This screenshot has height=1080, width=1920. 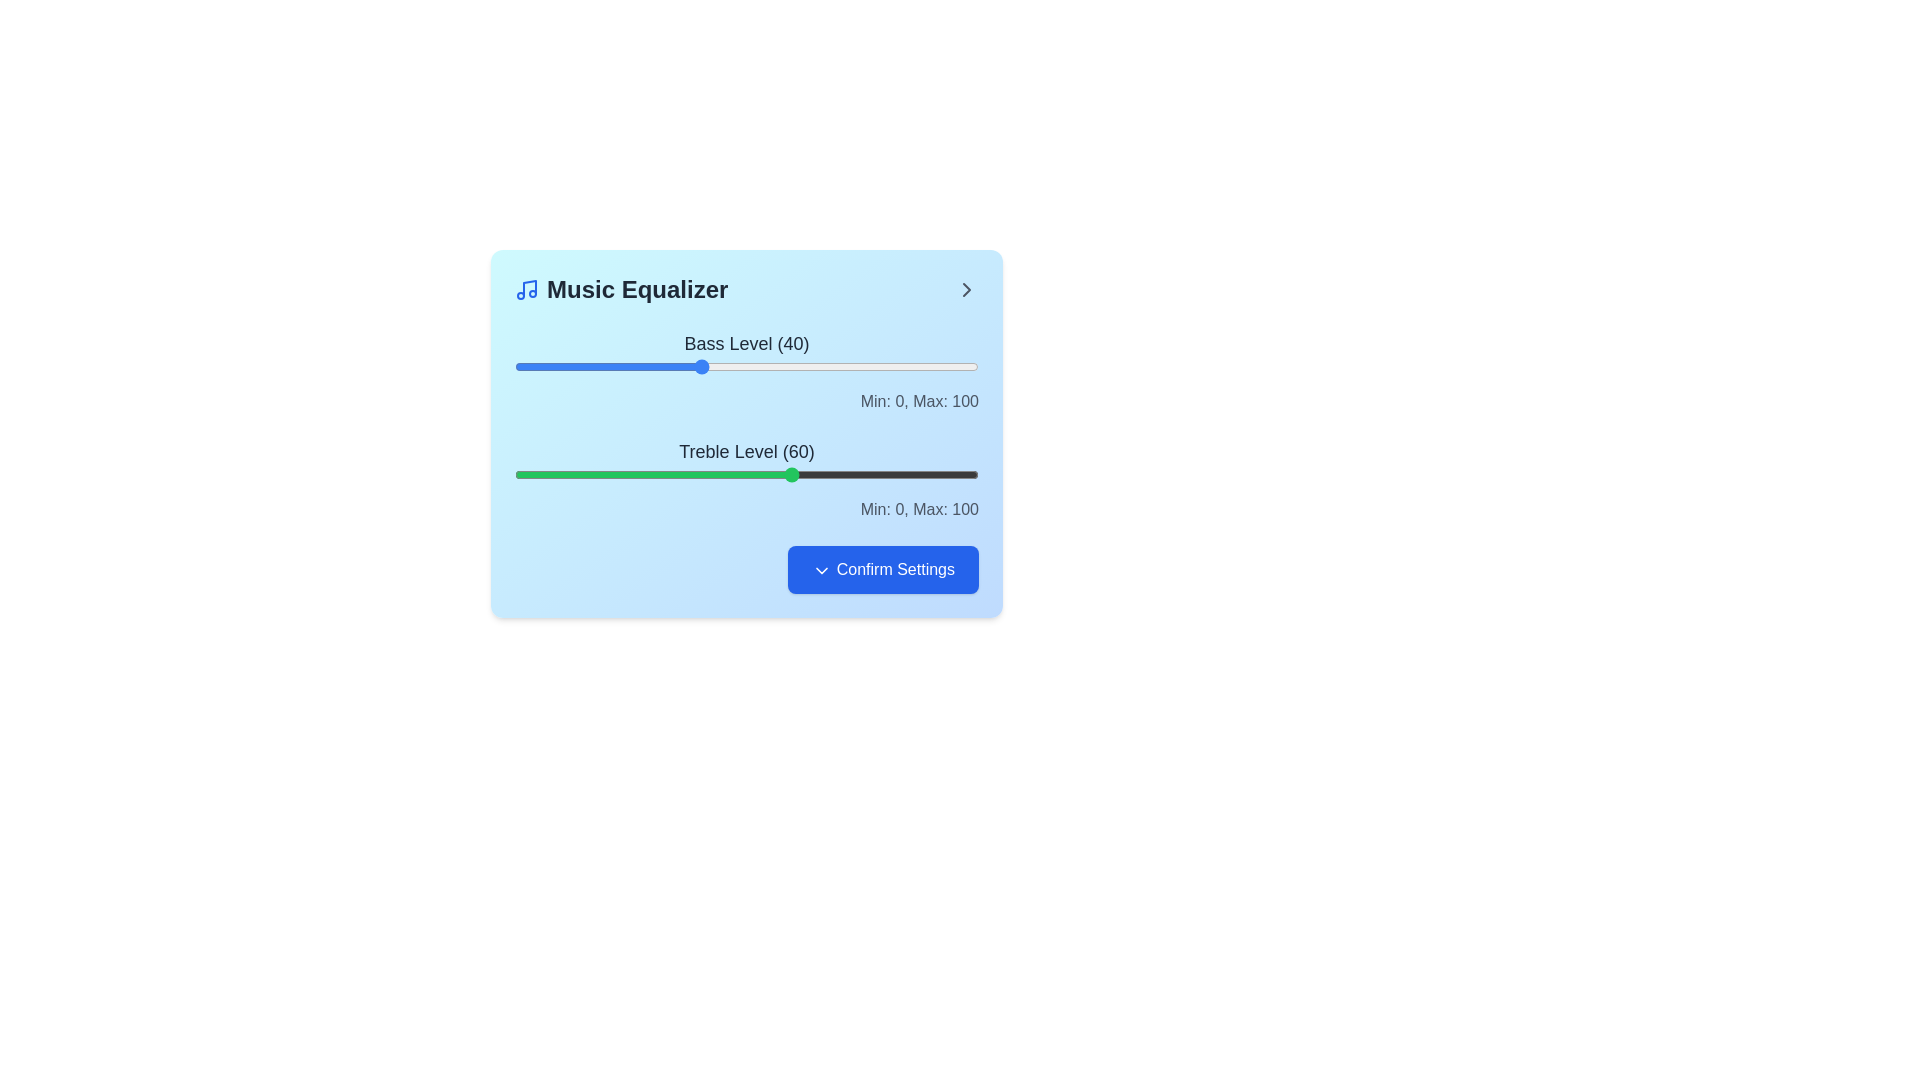 What do you see at coordinates (746, 401) in the screenshot?
I see `the static text label displaying 'Min: 0, Max: 100', which is right-aligned and located below the slider in the music equalizer interface` at bounding box center [746, 401].